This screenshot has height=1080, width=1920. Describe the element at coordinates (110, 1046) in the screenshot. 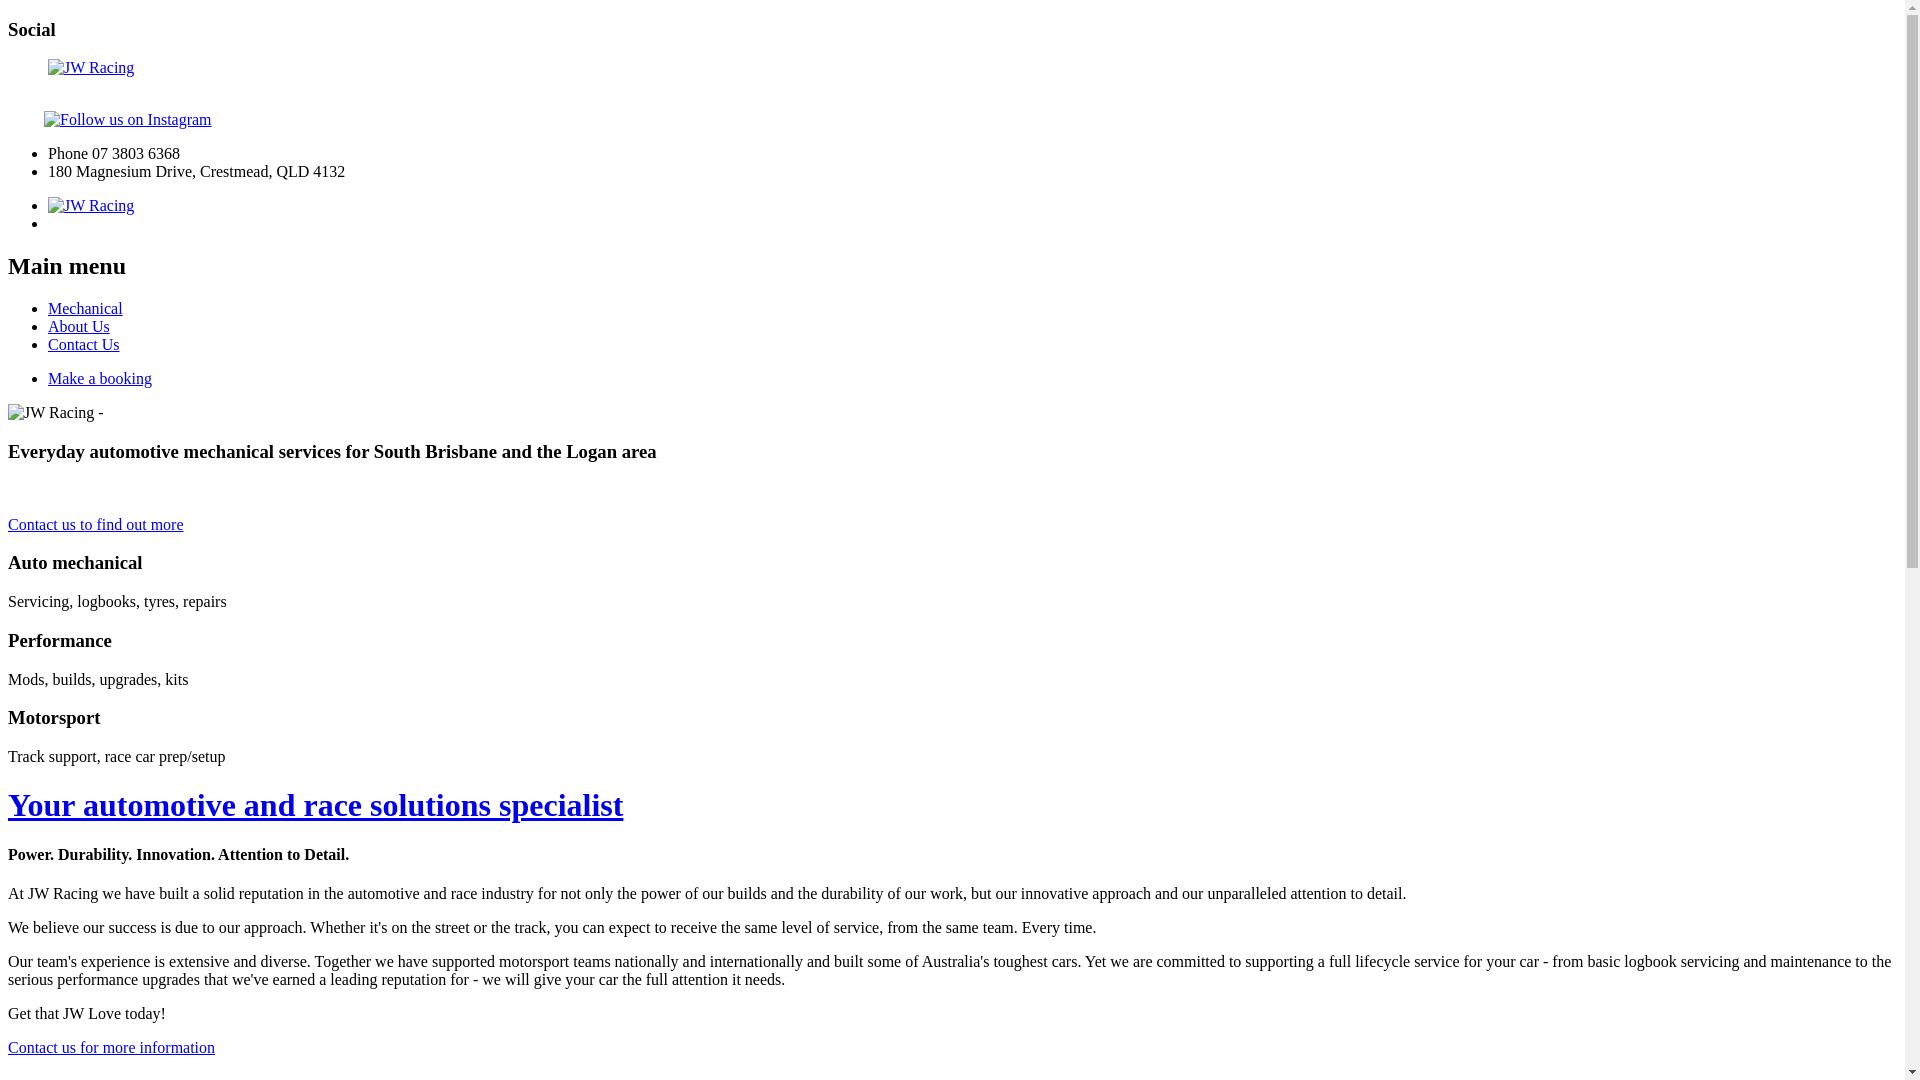

I see `'Contact us for more information'` at that location.